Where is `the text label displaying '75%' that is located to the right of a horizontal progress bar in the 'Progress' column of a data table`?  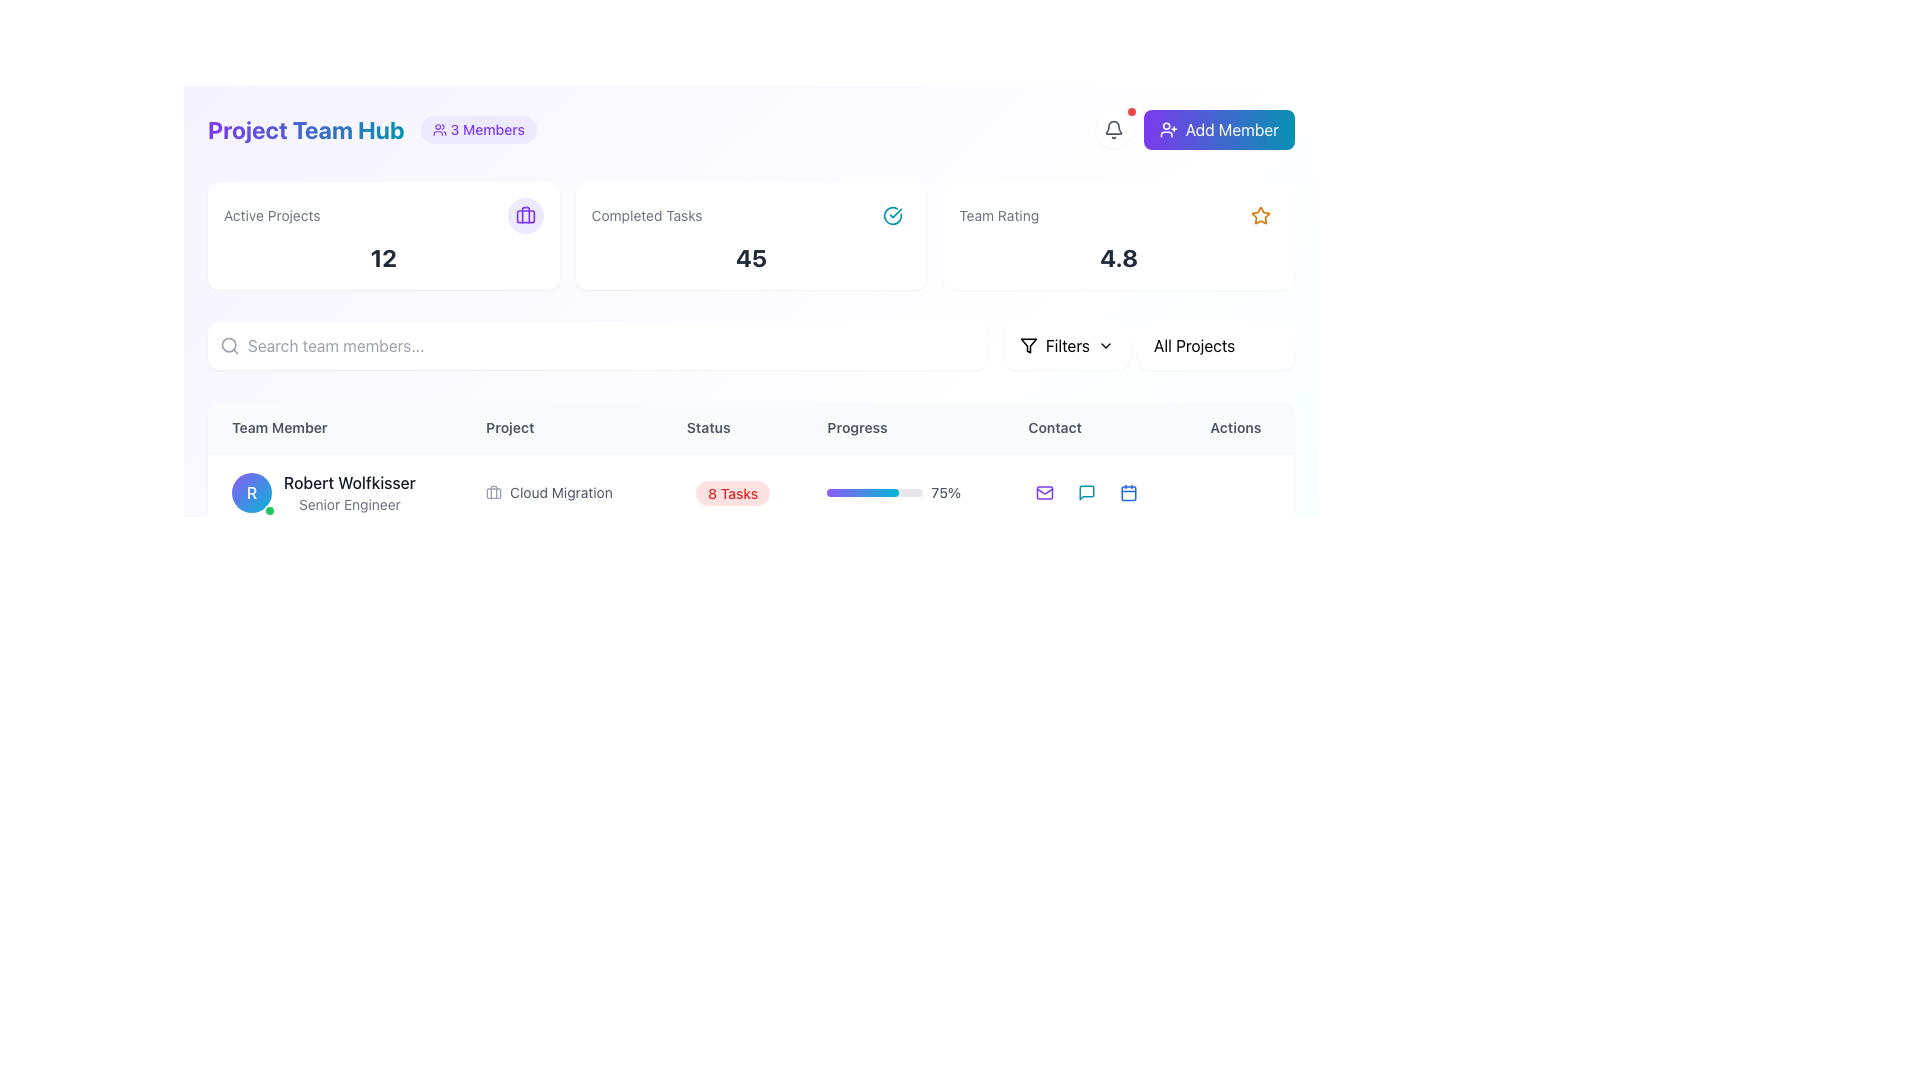
the text label displaying '75%' that is located to the right of a horizontal progress bar in the 'Progress' column of a data table is located at coordinates (945, 493).